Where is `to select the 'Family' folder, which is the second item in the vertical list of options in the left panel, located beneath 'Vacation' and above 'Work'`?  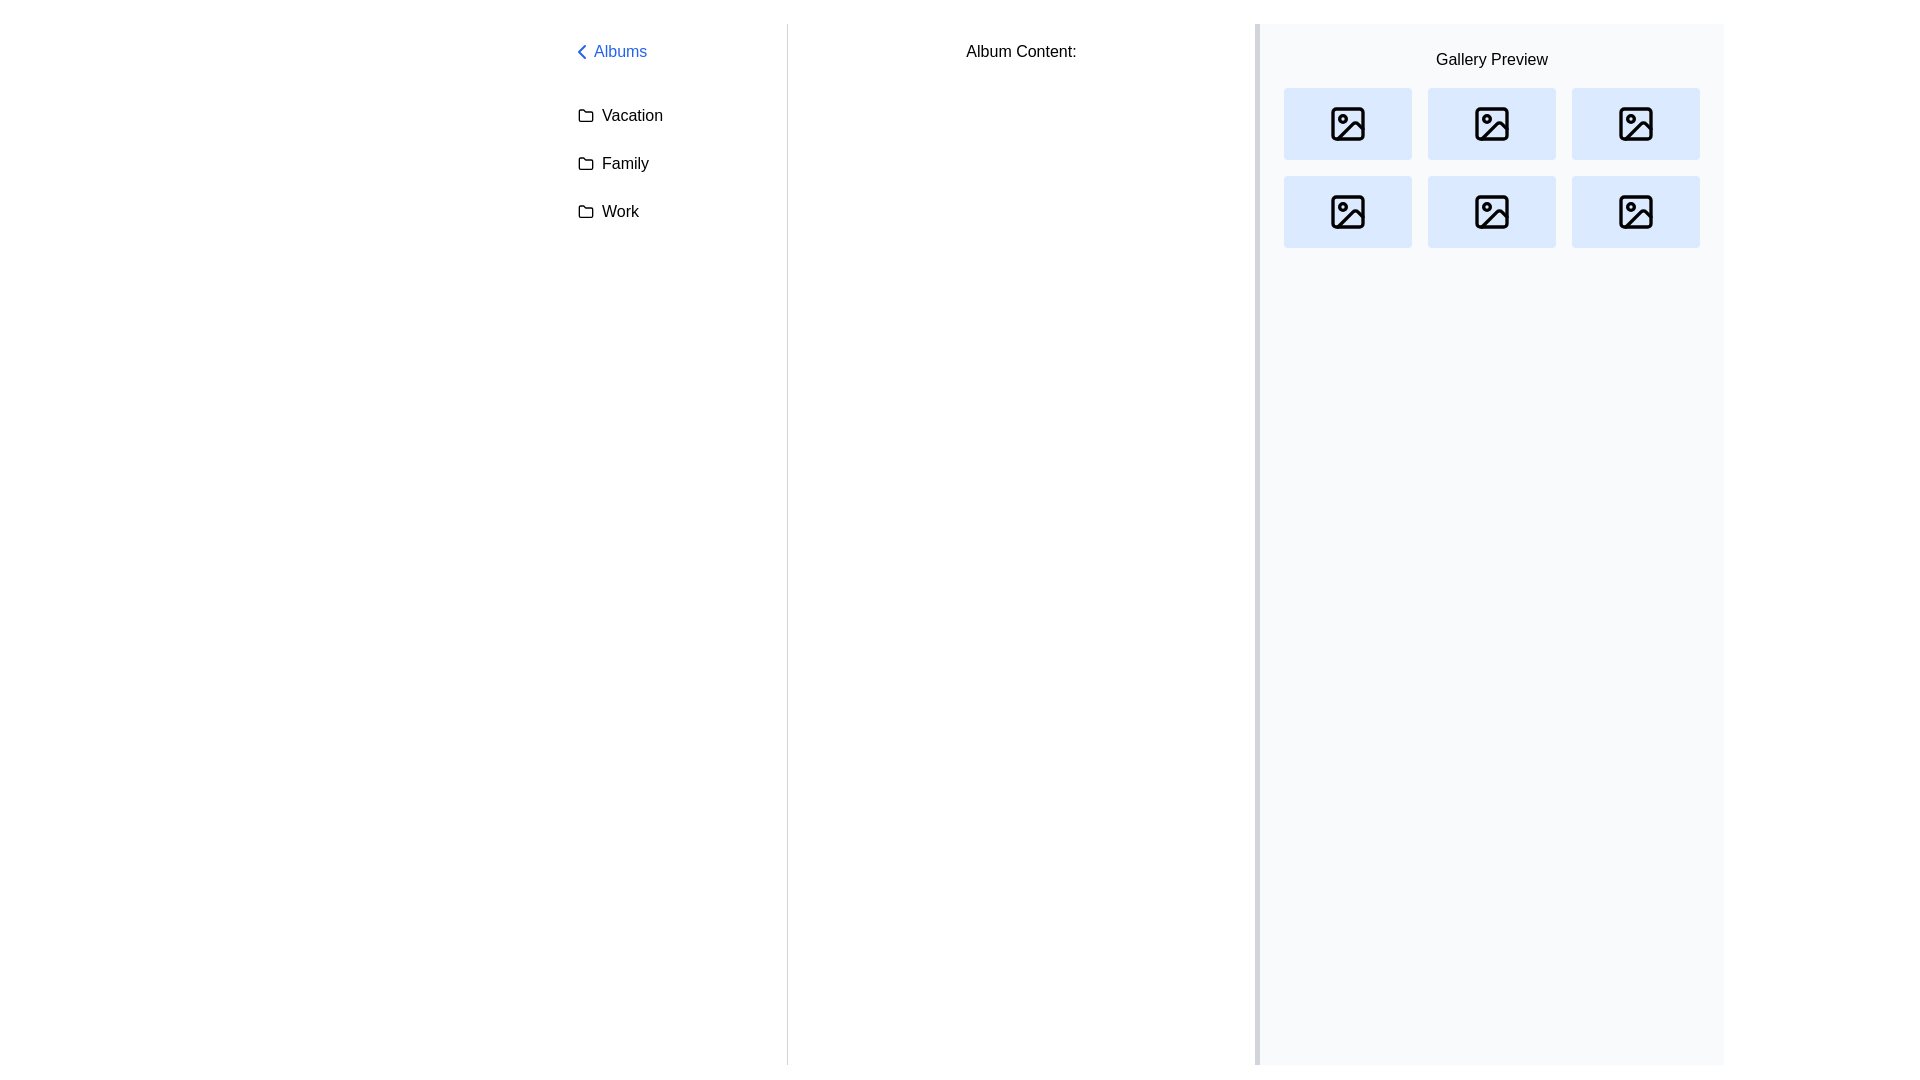
to select the 'Family' folder, which is the second item in the vertical list of options in the left panel, located beneath 'Vacation' and above 'Work' is located at coordinates (670, 163).